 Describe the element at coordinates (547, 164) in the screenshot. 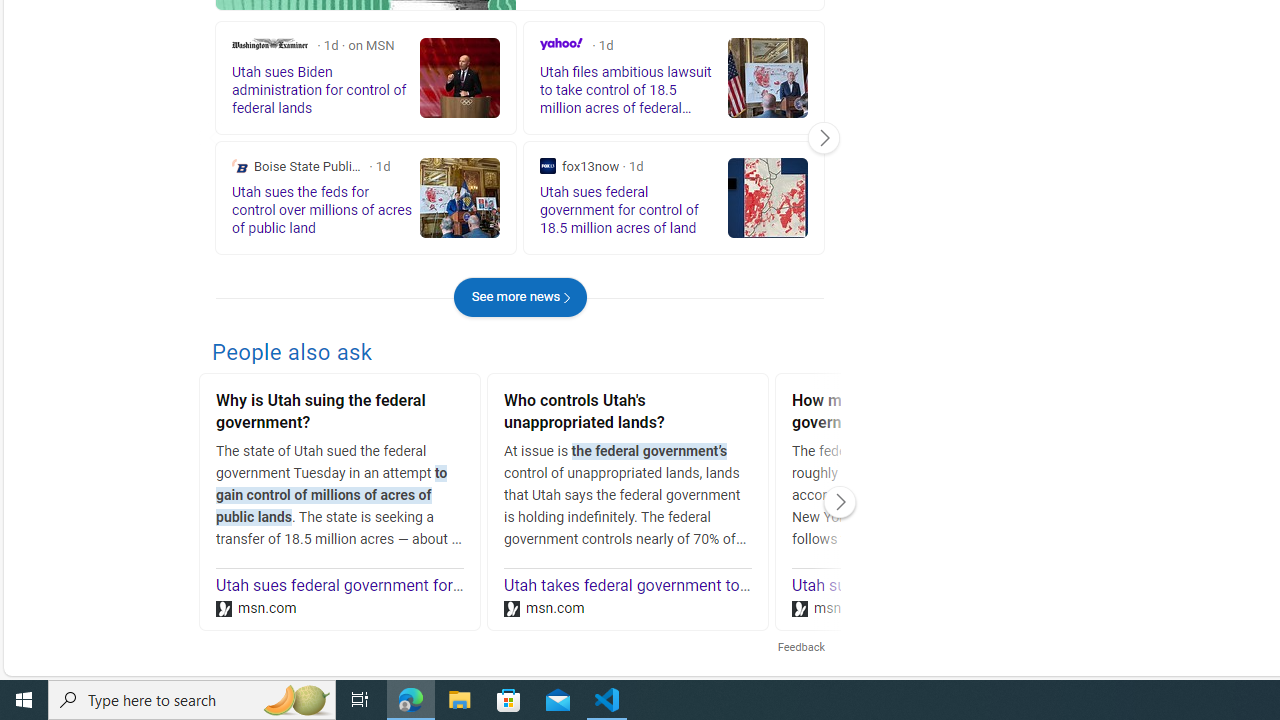

I see `'fox13now'` at that location.